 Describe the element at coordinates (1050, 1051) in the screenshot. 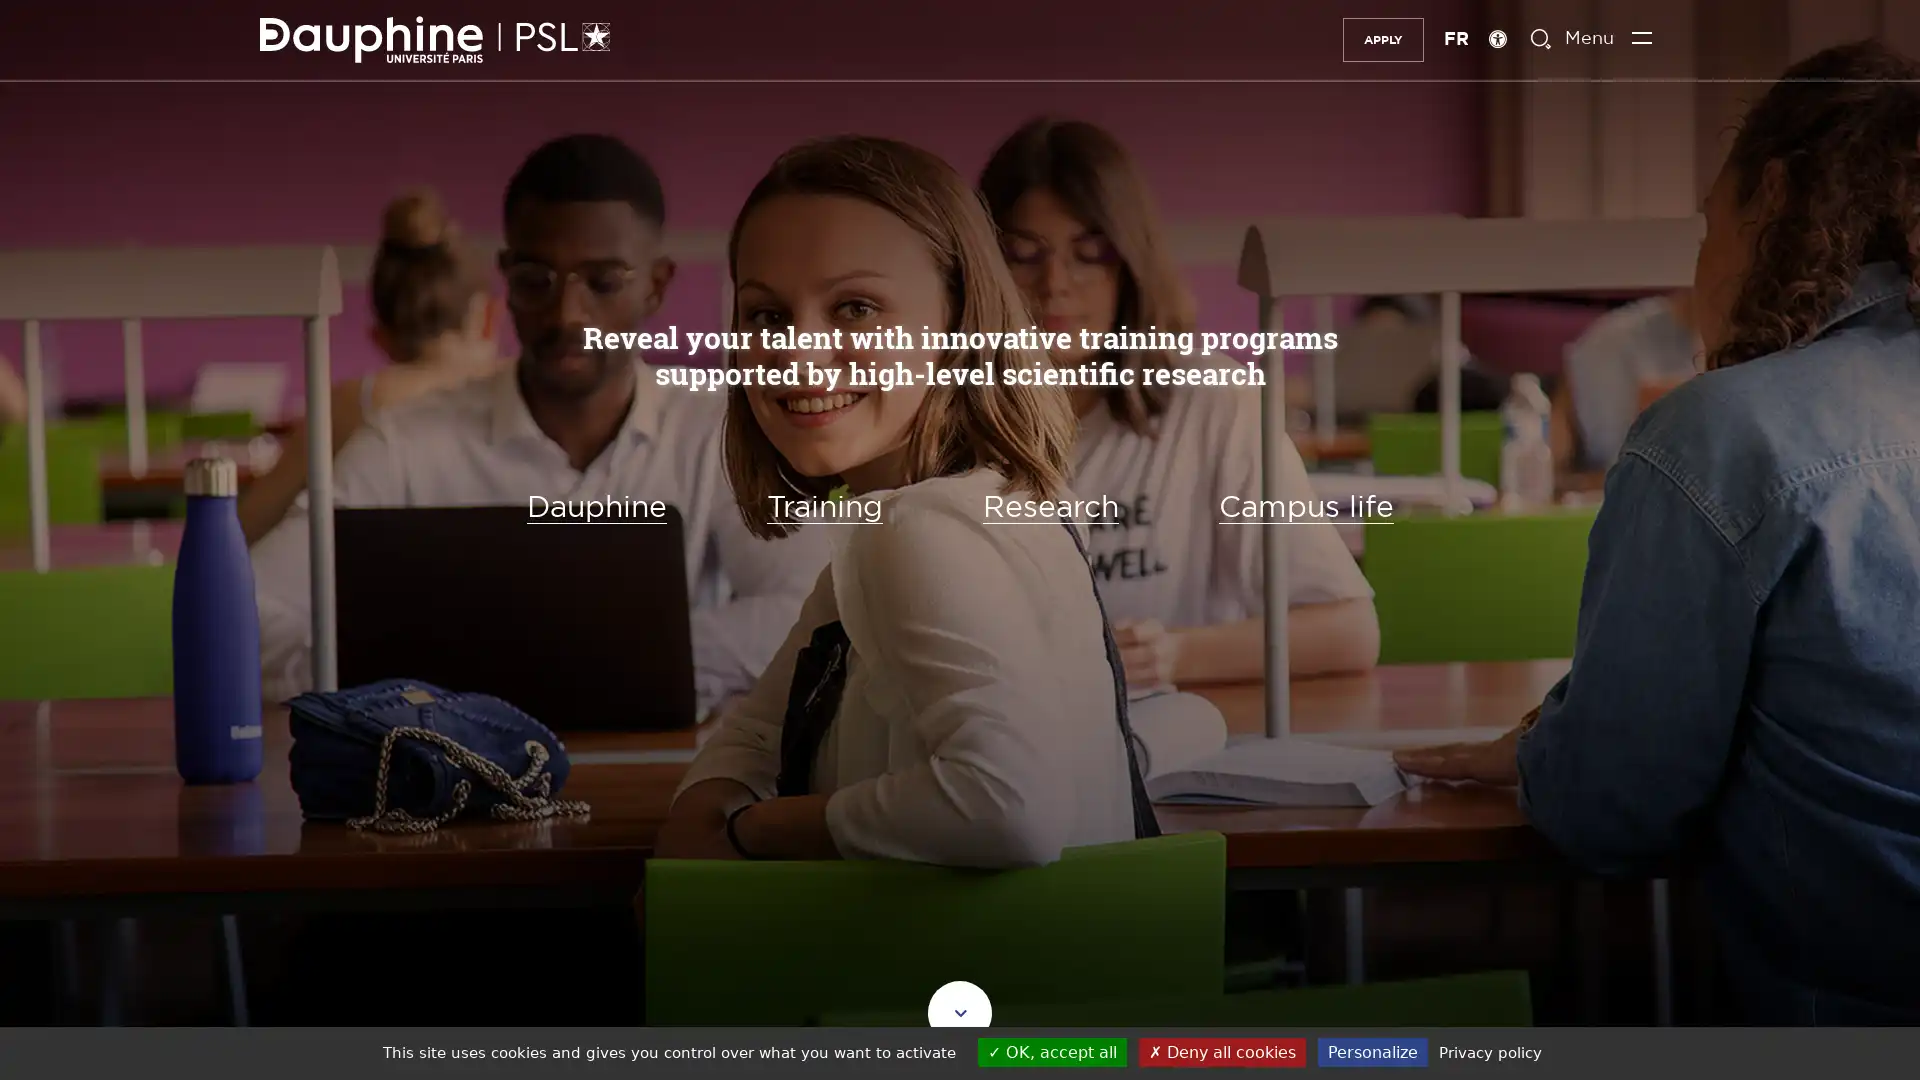

I see `OK, accept all (Refresh the page)` at that location.